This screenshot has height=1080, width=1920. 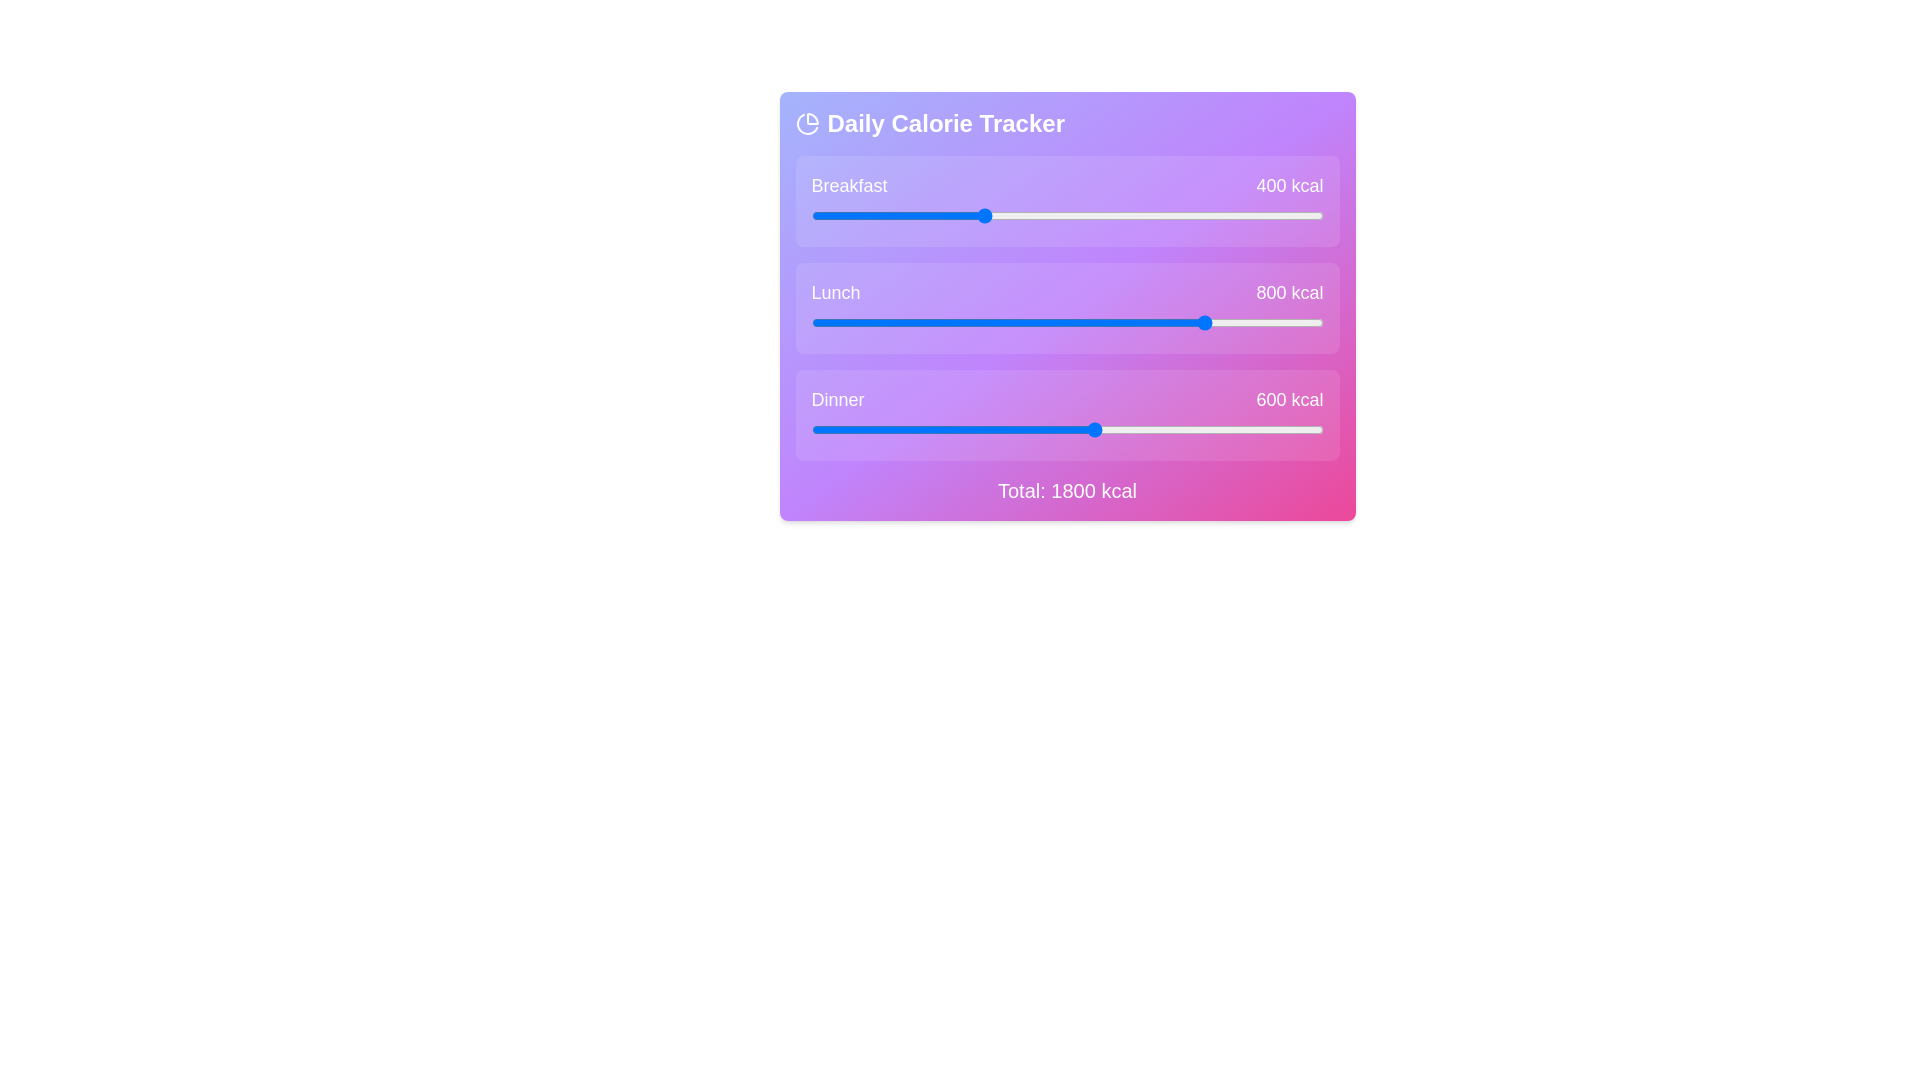 What do you see at coordinates (991, 216) in the screenshot?
I see `the breakfast calorie value` at bounding box center [991, 216].